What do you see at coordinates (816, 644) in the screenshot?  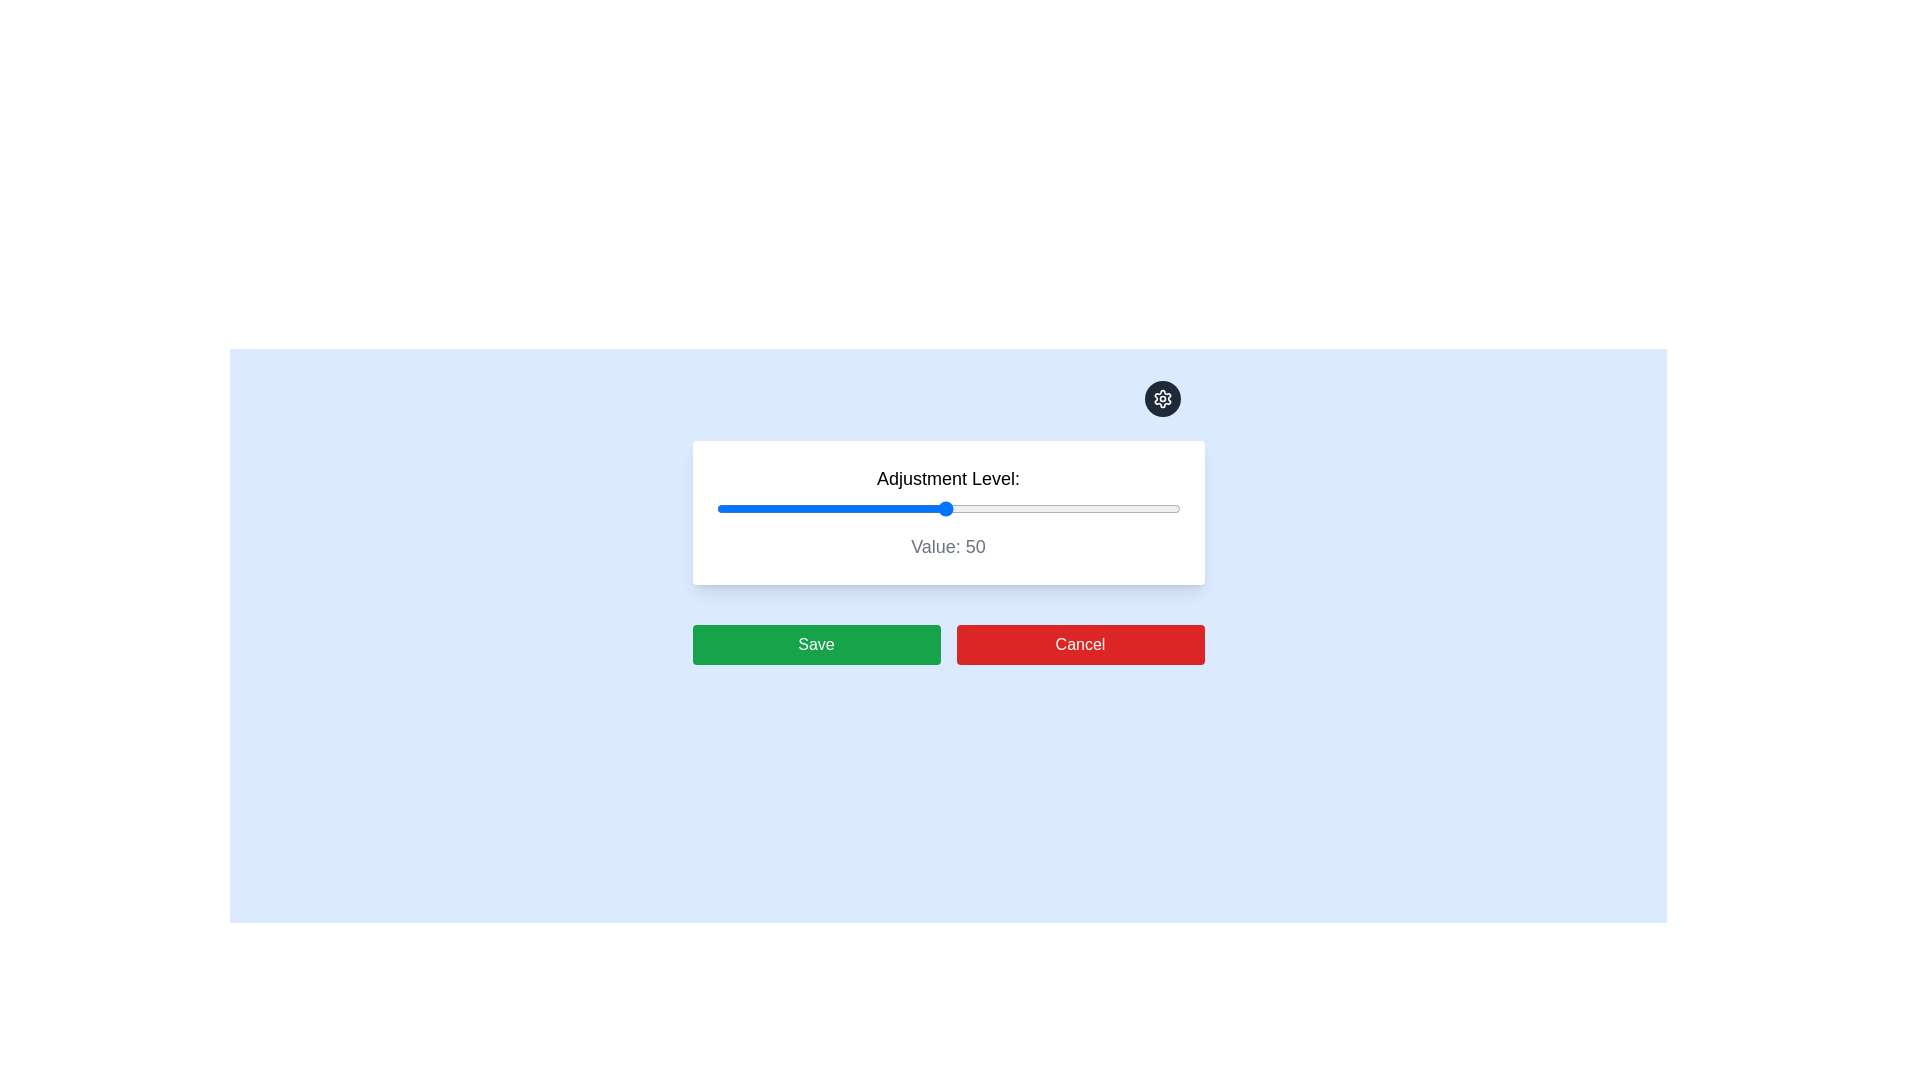 I see `the 'Save' button, which is a green rectangular button with white text and rounded borders, located to the left of another contrasting red button` at bounding box center [816, 644].